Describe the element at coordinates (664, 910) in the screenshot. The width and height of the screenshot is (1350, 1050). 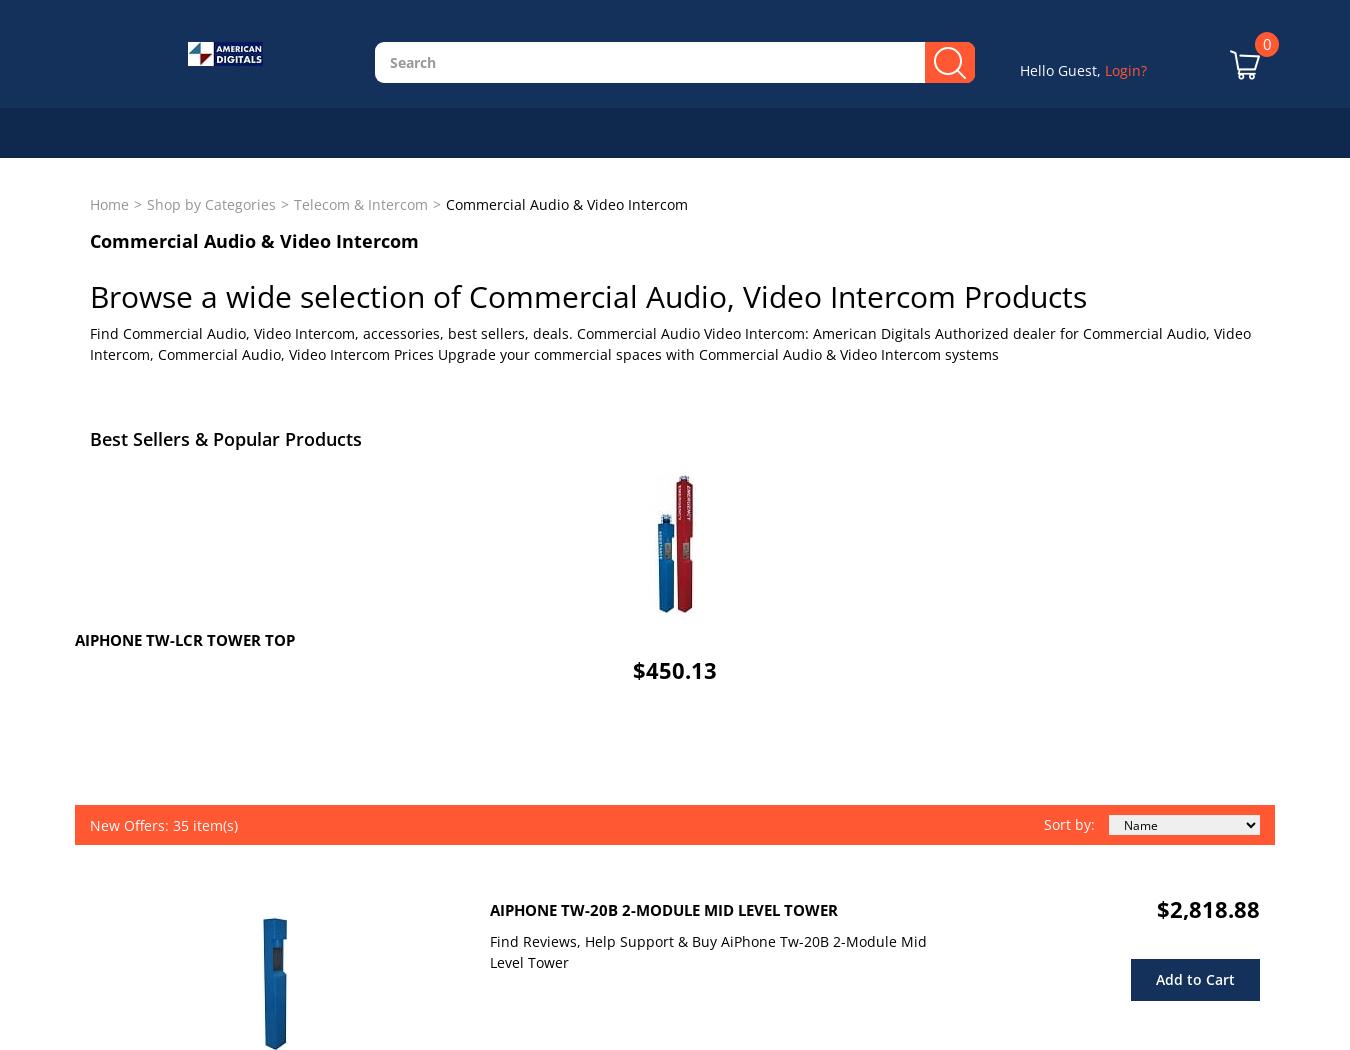
I see `'AiPhone Tw-20B 2-Module Mid Level Tower'` at that location.